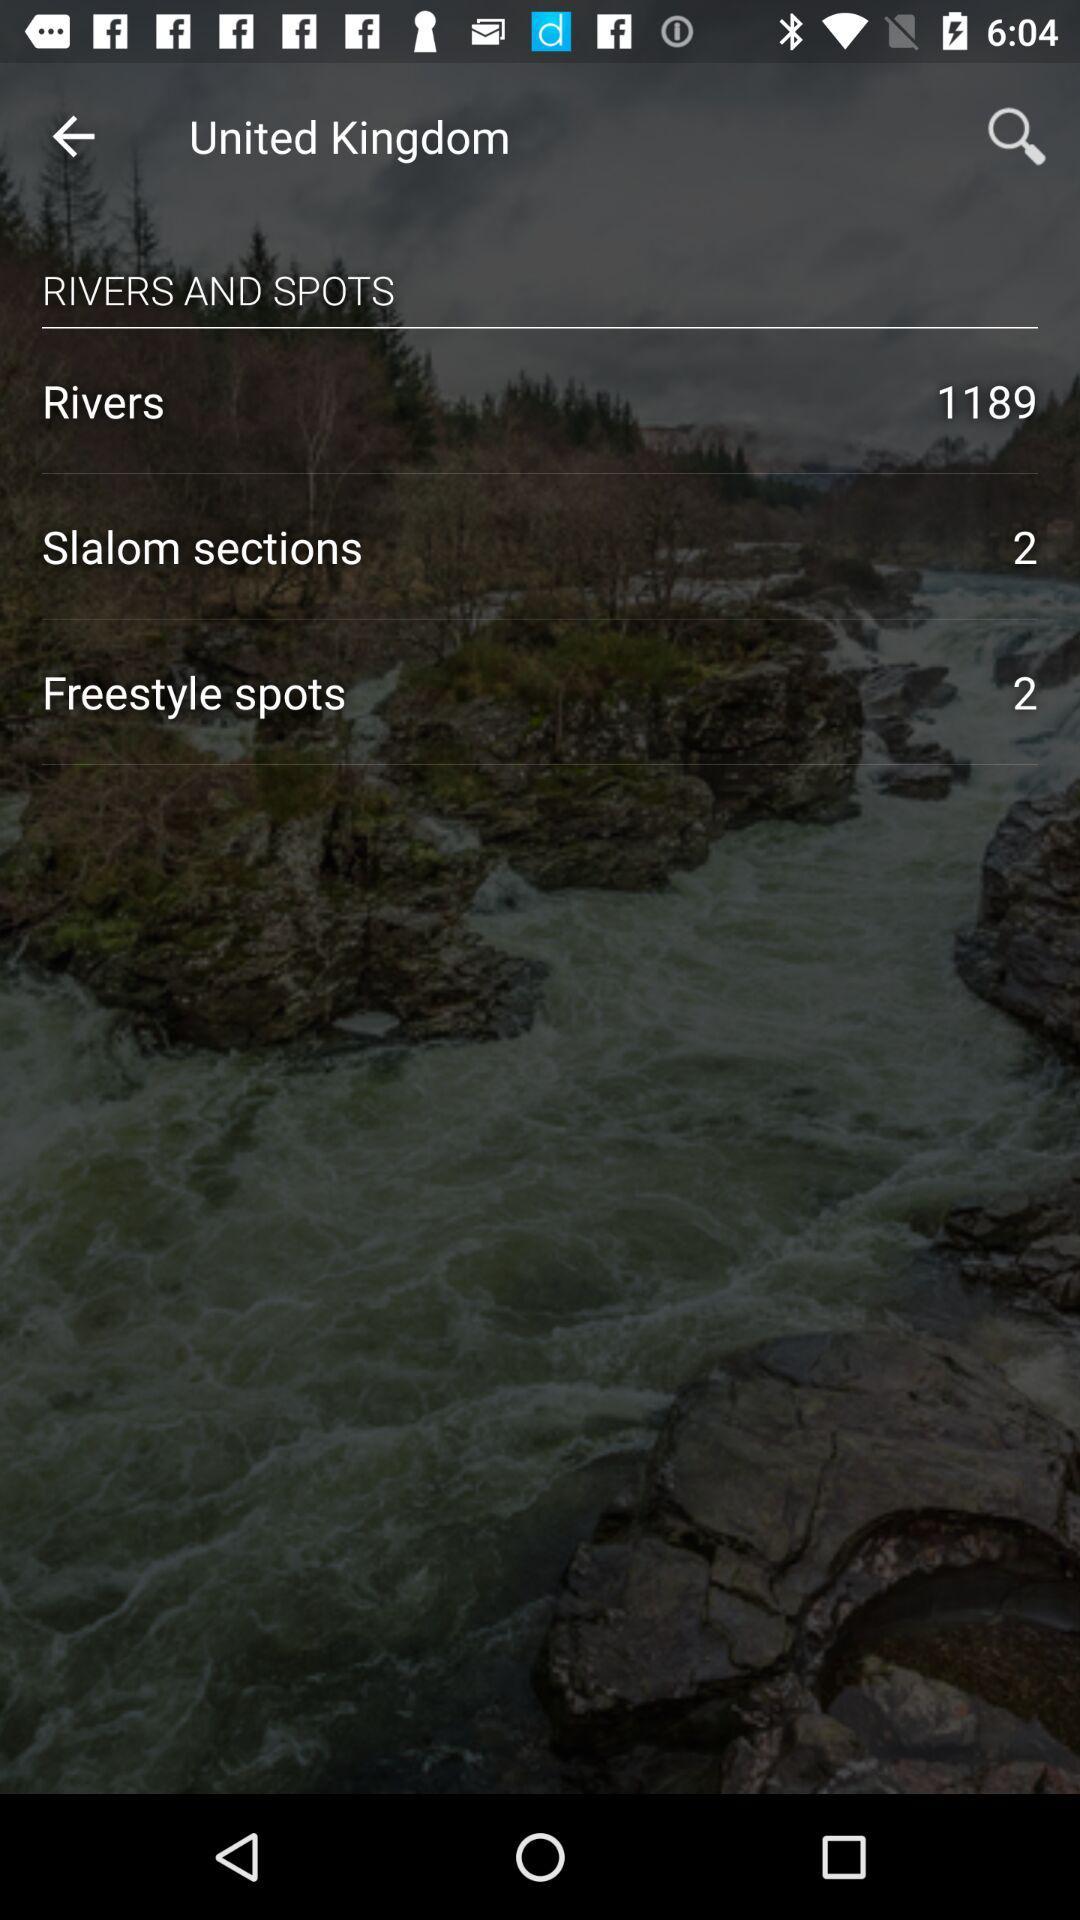  I want to click on the item next to united kingdom icon, so click(72, 135).